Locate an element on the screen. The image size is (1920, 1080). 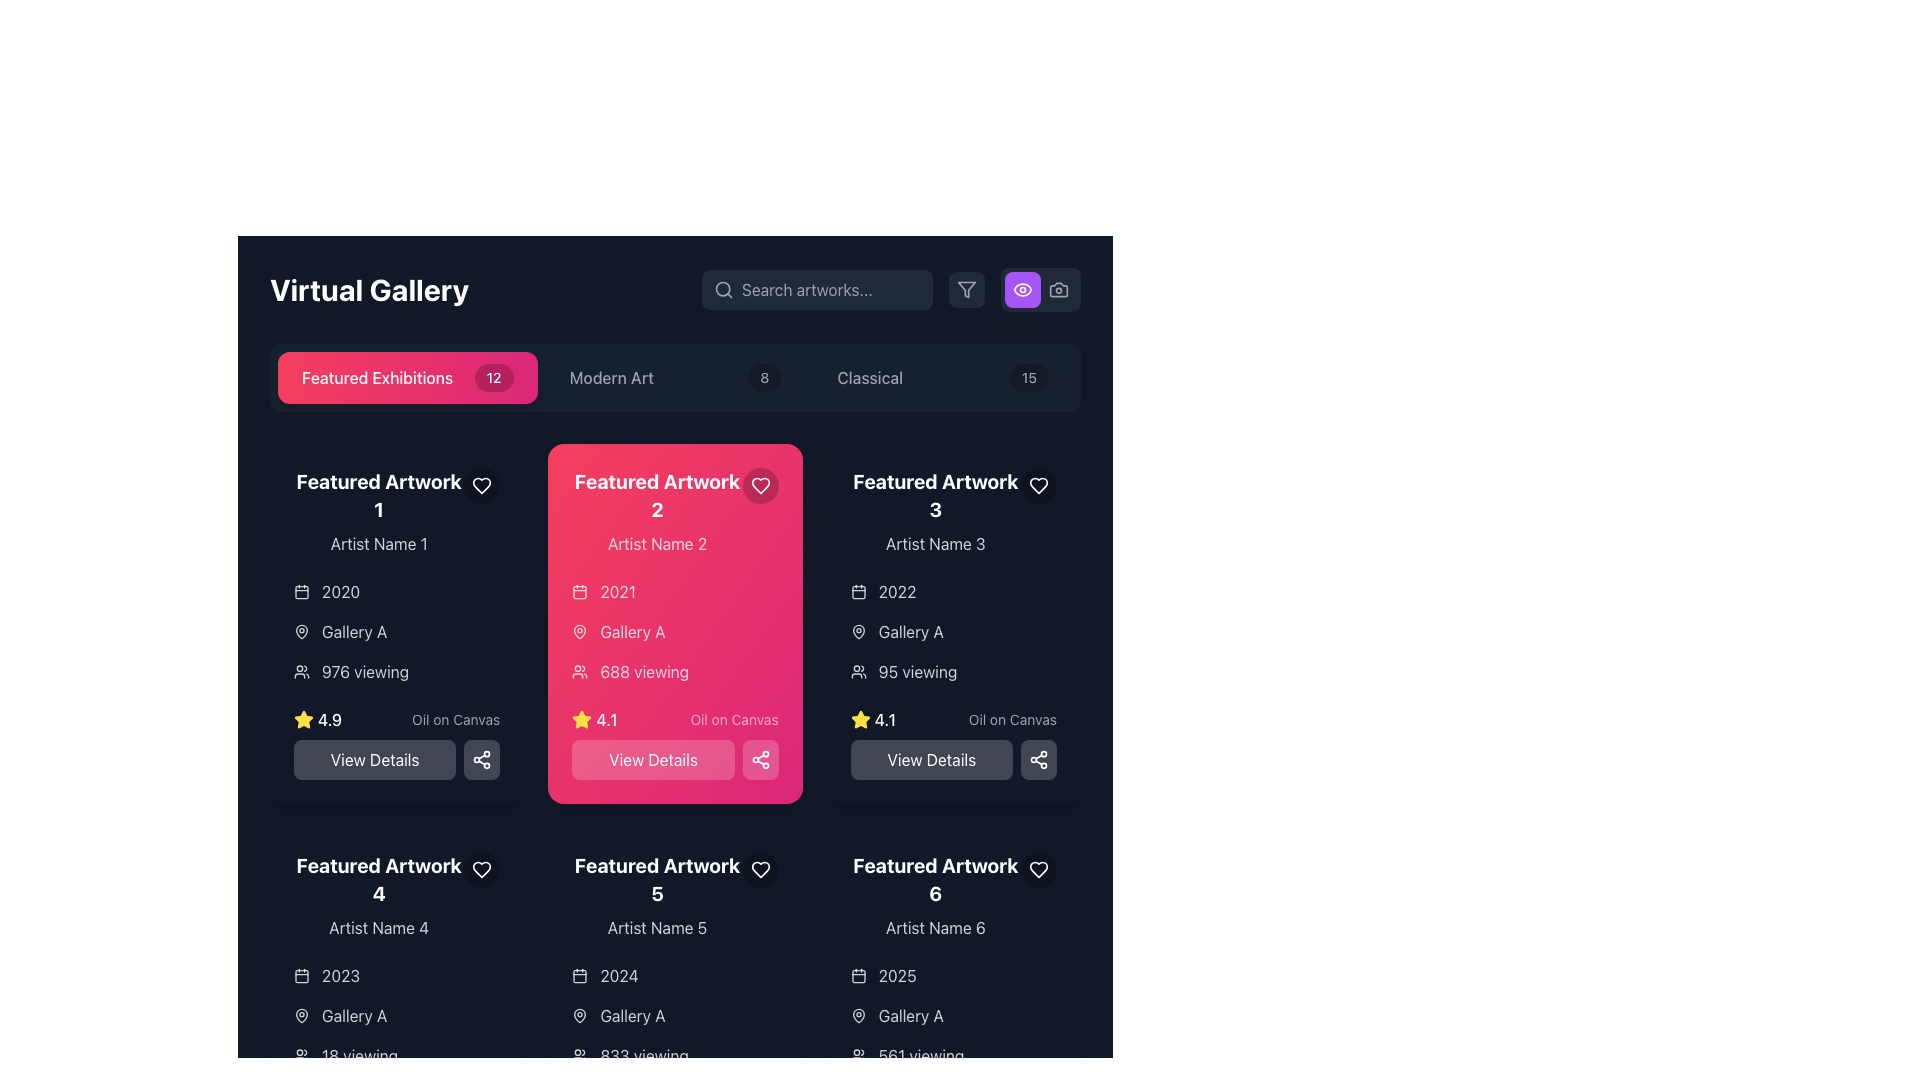
the calendar icon that represents a date or time-related feature, located to the immediate left of the text '2022' in the upper-right section of the third card is located at coordinates (858, 590).